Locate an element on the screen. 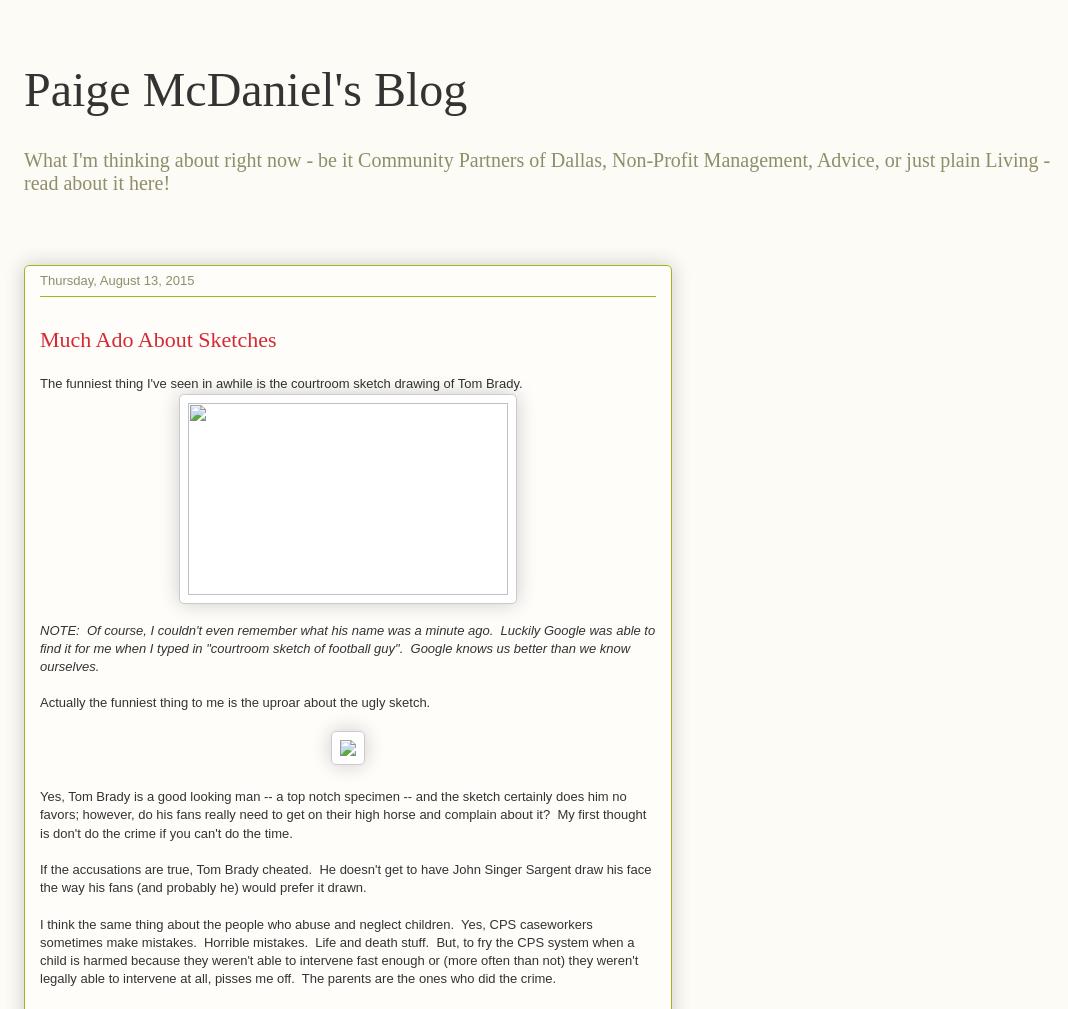  'I think the same thing about the people who abuse and neglect children.  Yes, CPS caseworkers sometimes make mistakes.  Horrible mistakes.  Life and death stuff.  But, to fry the CPS system when a child is harmed because they weren't able to intervene fast enough or (more often than not) they weren't legally able to intervene at all, pisses me off.  The parents are the ones who did the crime.' is located at coordinates (337, 950).